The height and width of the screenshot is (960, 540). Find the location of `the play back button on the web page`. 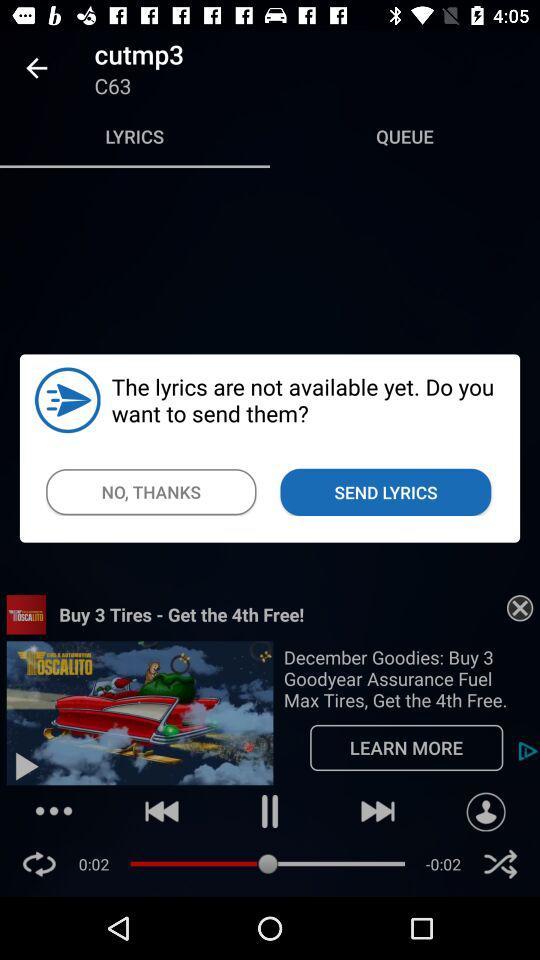

the play back button on the web page is located at coordinates (161, 811).